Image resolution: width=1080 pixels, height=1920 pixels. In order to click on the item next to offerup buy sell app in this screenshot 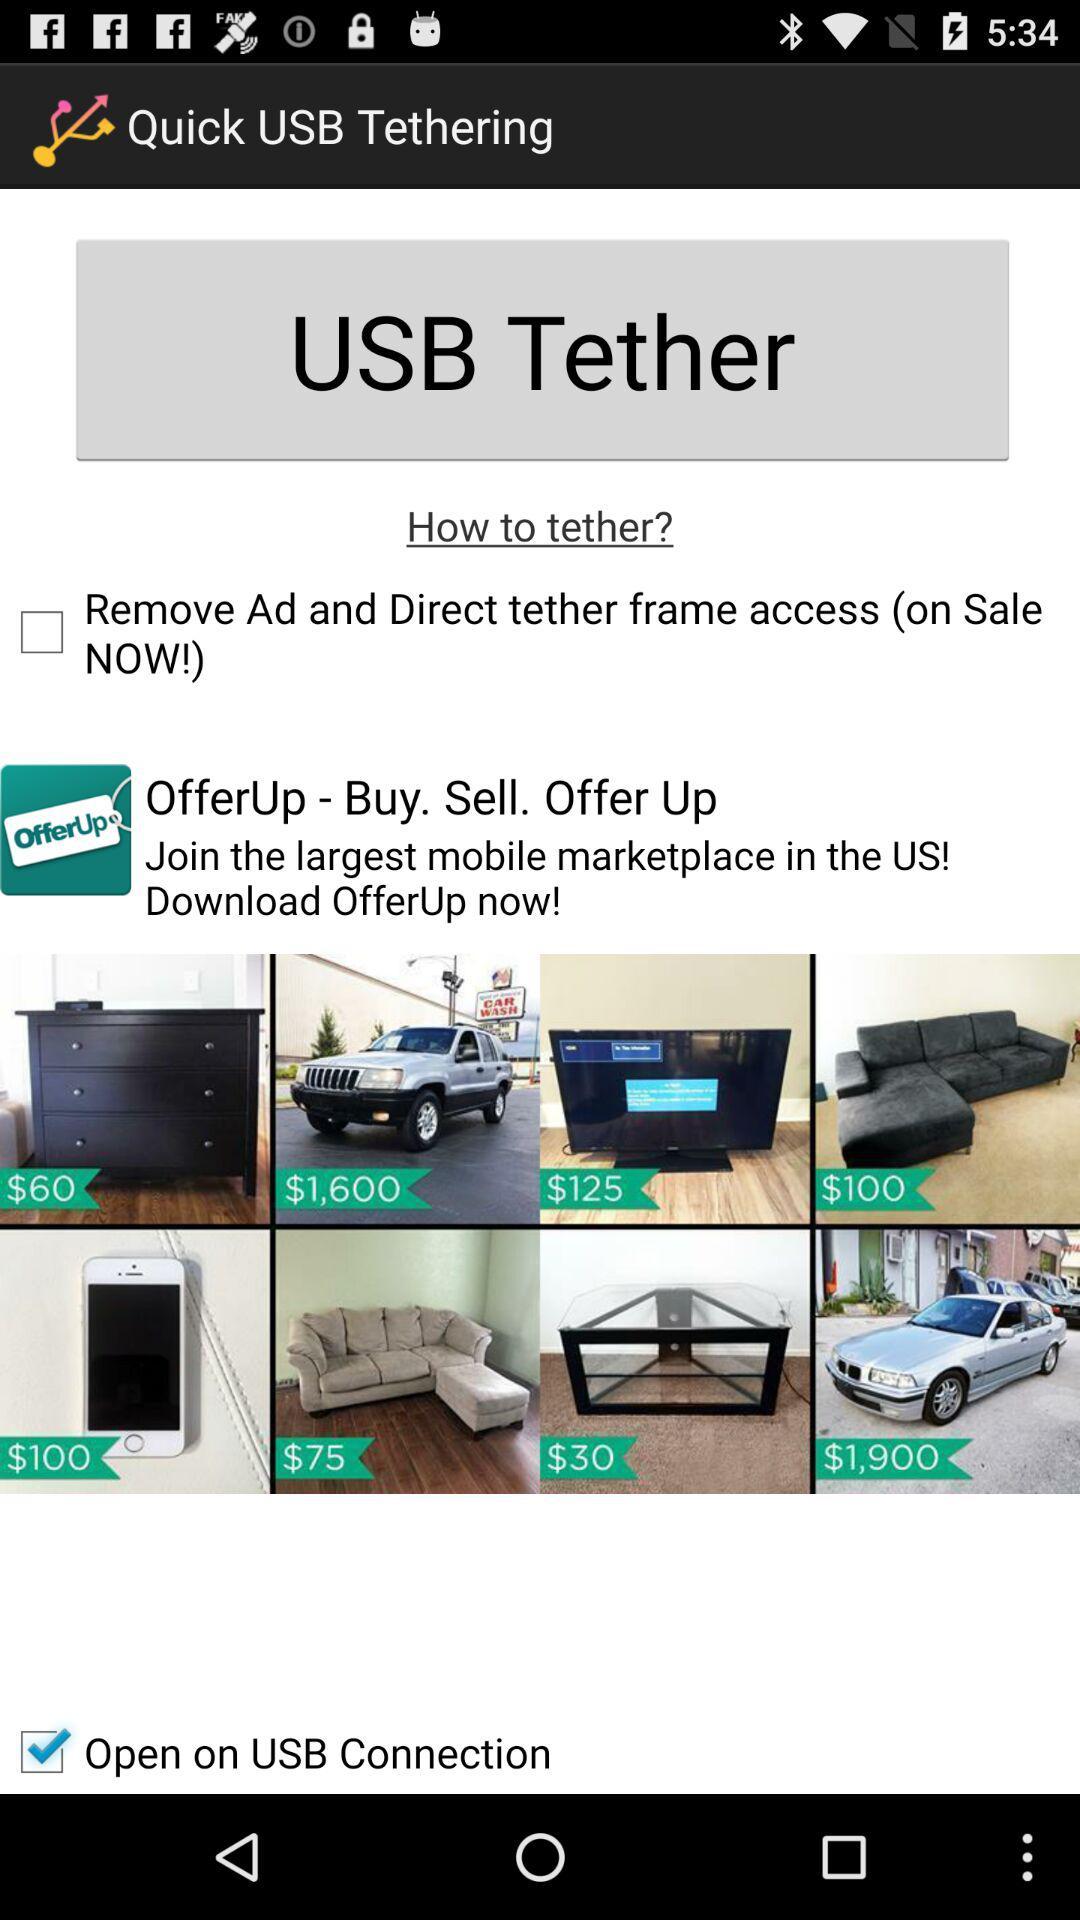, I will do `click(64, 829)`.